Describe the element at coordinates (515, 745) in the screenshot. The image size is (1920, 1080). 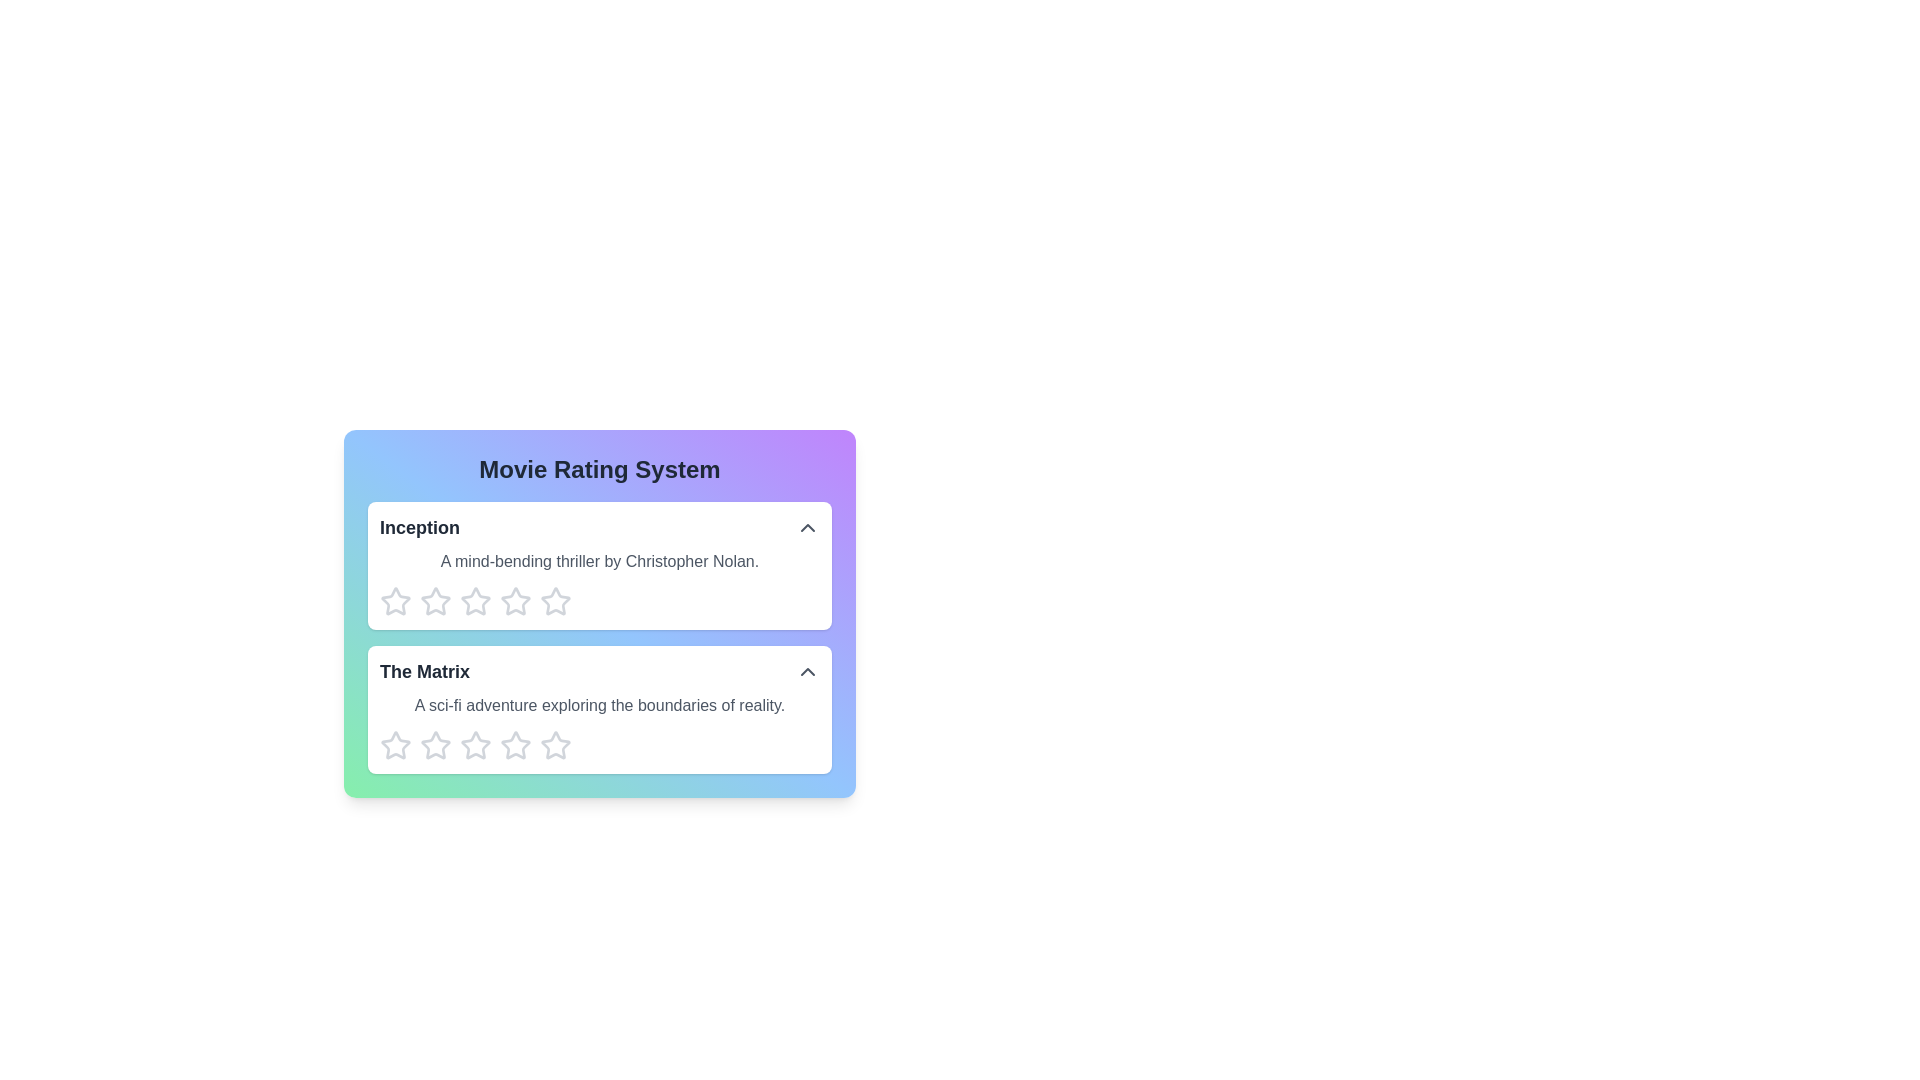
I see `the sixth hollow star icon with a gray outline in the rating section under 'The Matrix' to trigger its interactive enlarging effect` at that location.